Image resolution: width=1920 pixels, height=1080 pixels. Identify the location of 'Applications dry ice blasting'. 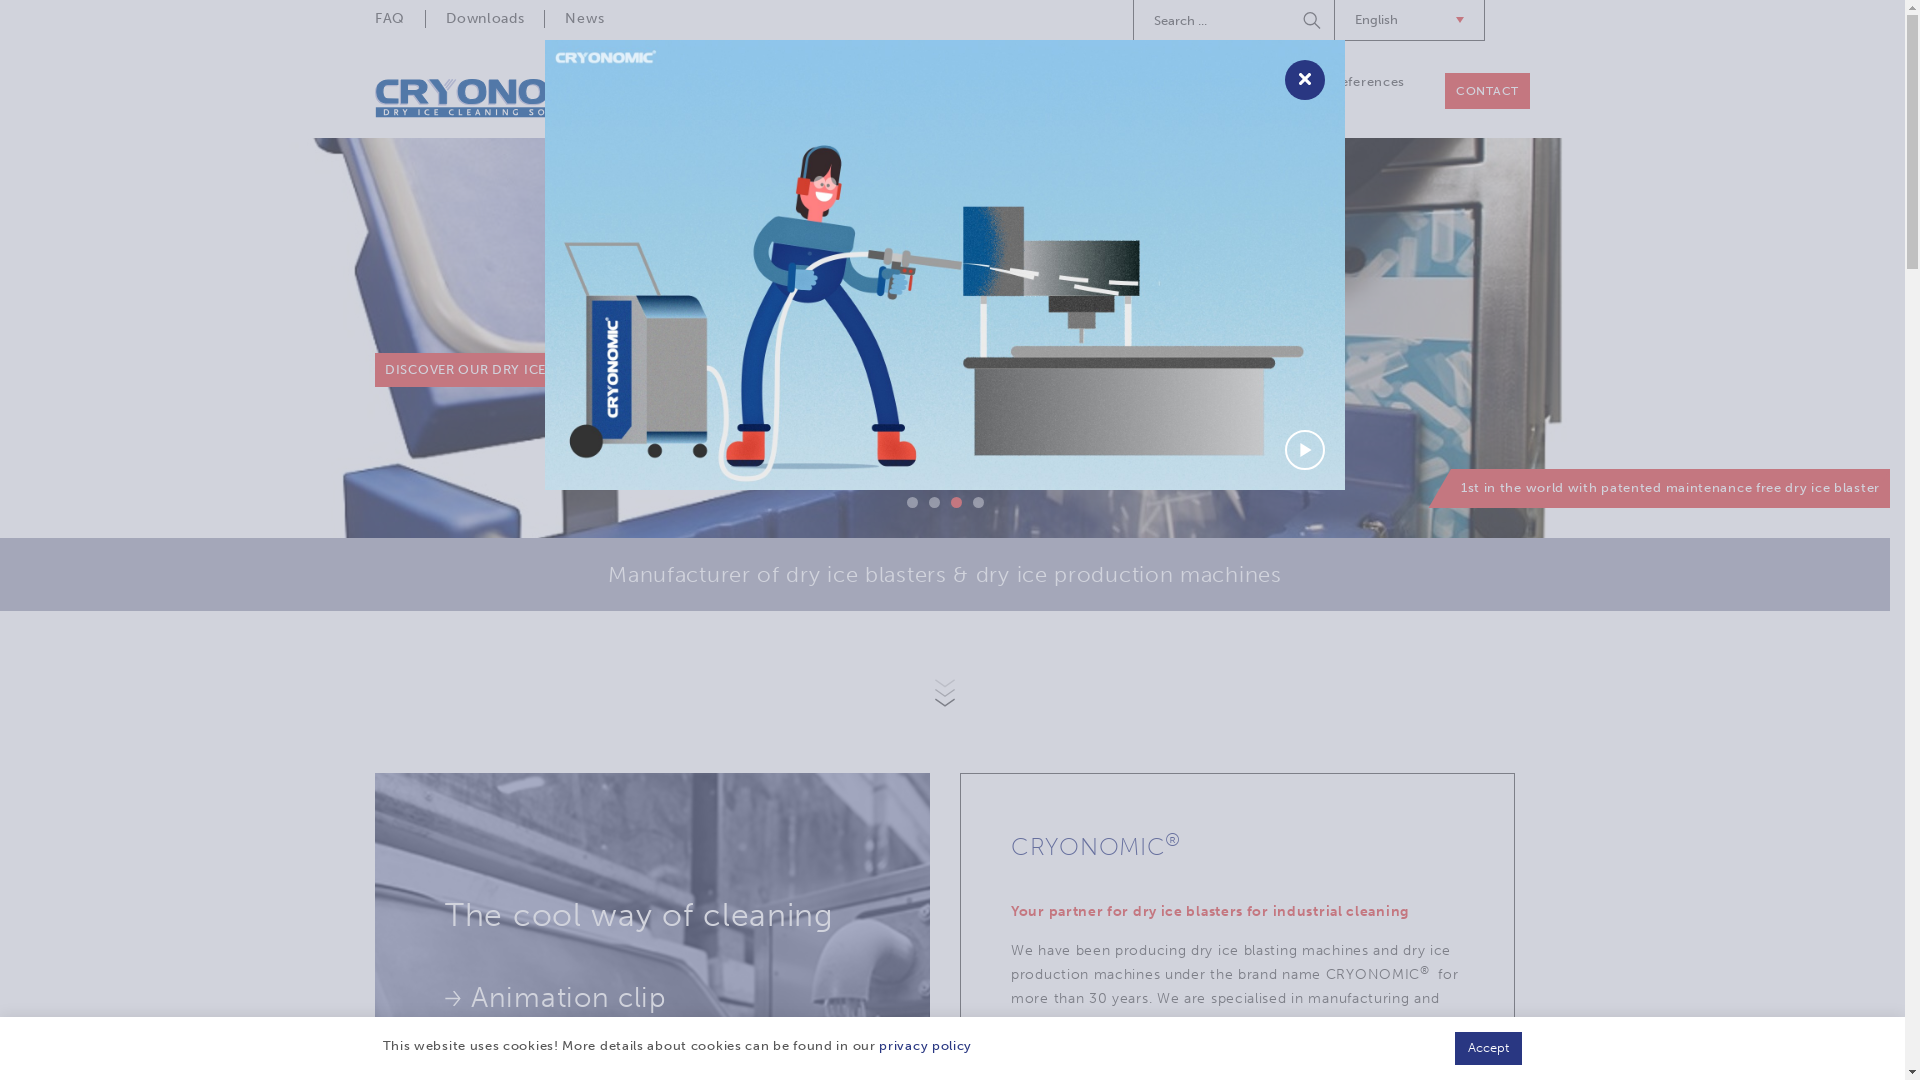
(1200, 91).